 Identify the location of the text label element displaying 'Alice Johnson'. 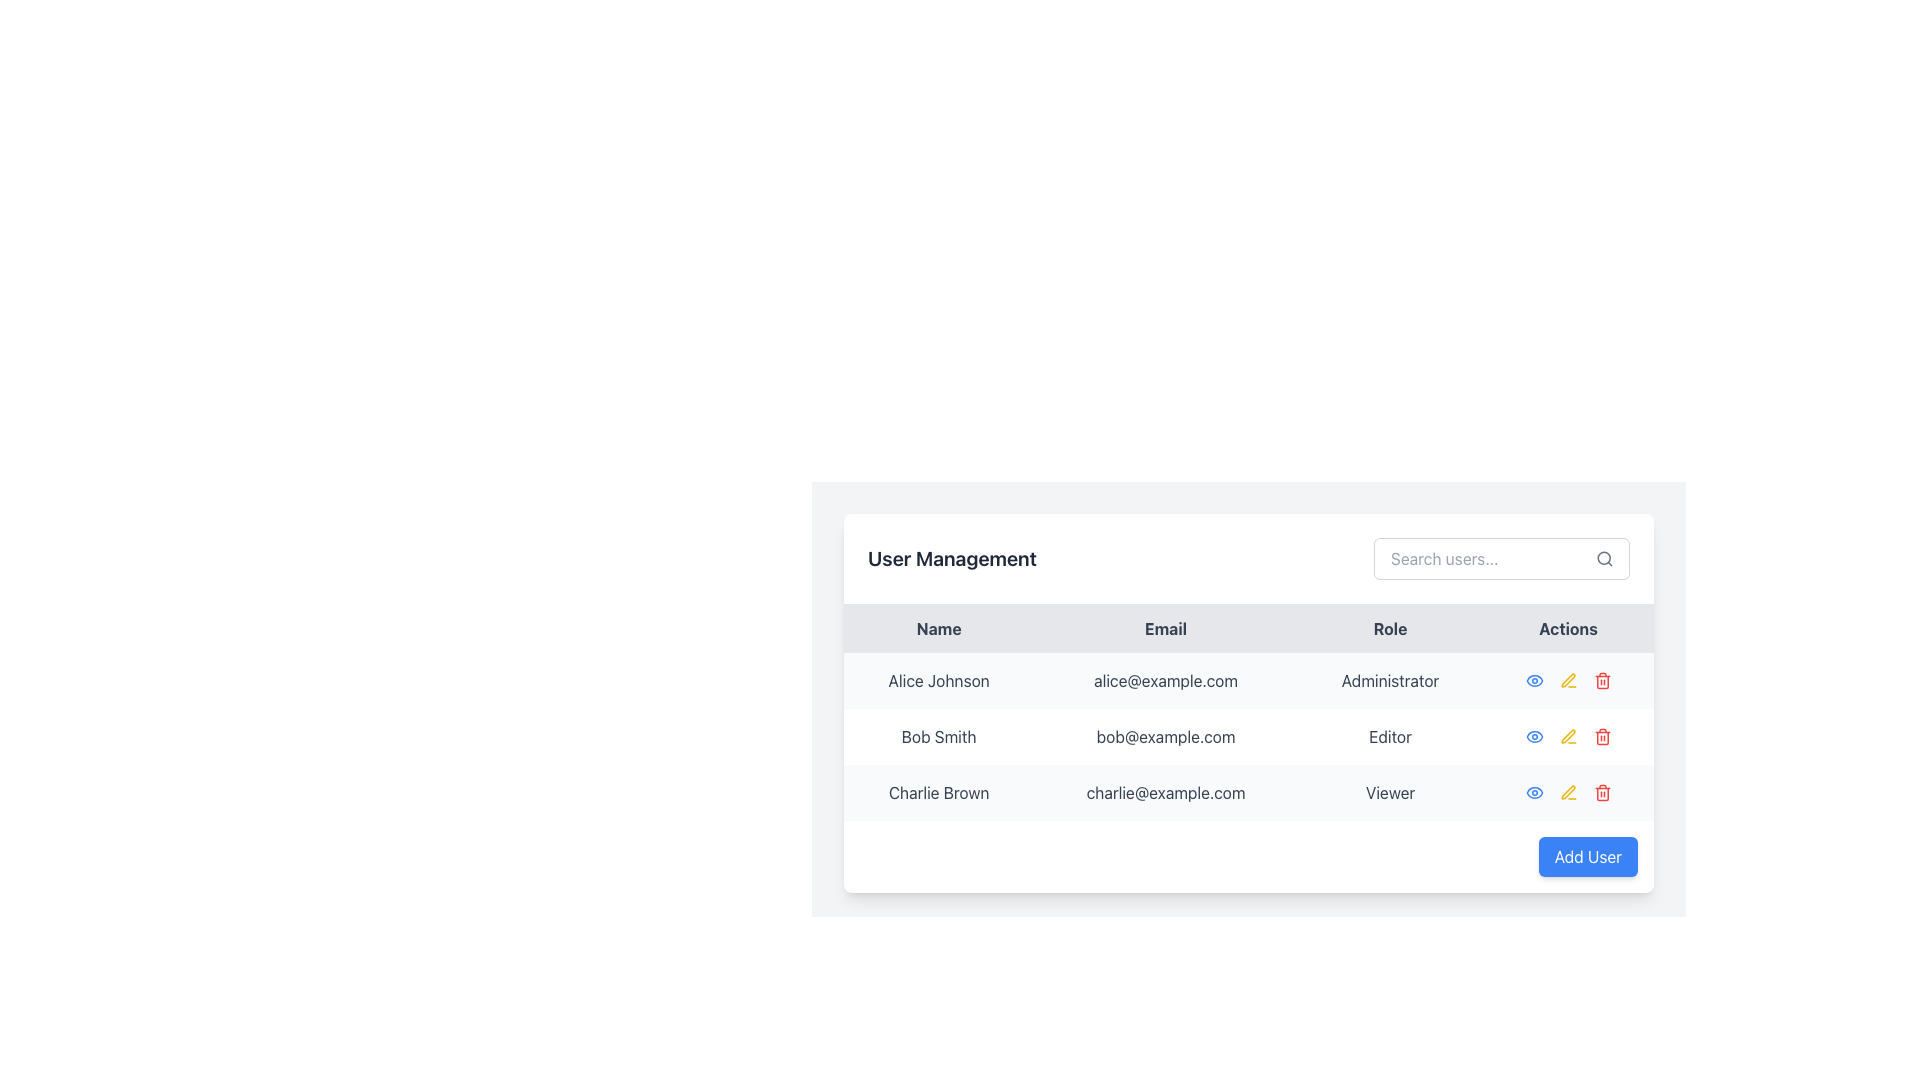
(938, 680).